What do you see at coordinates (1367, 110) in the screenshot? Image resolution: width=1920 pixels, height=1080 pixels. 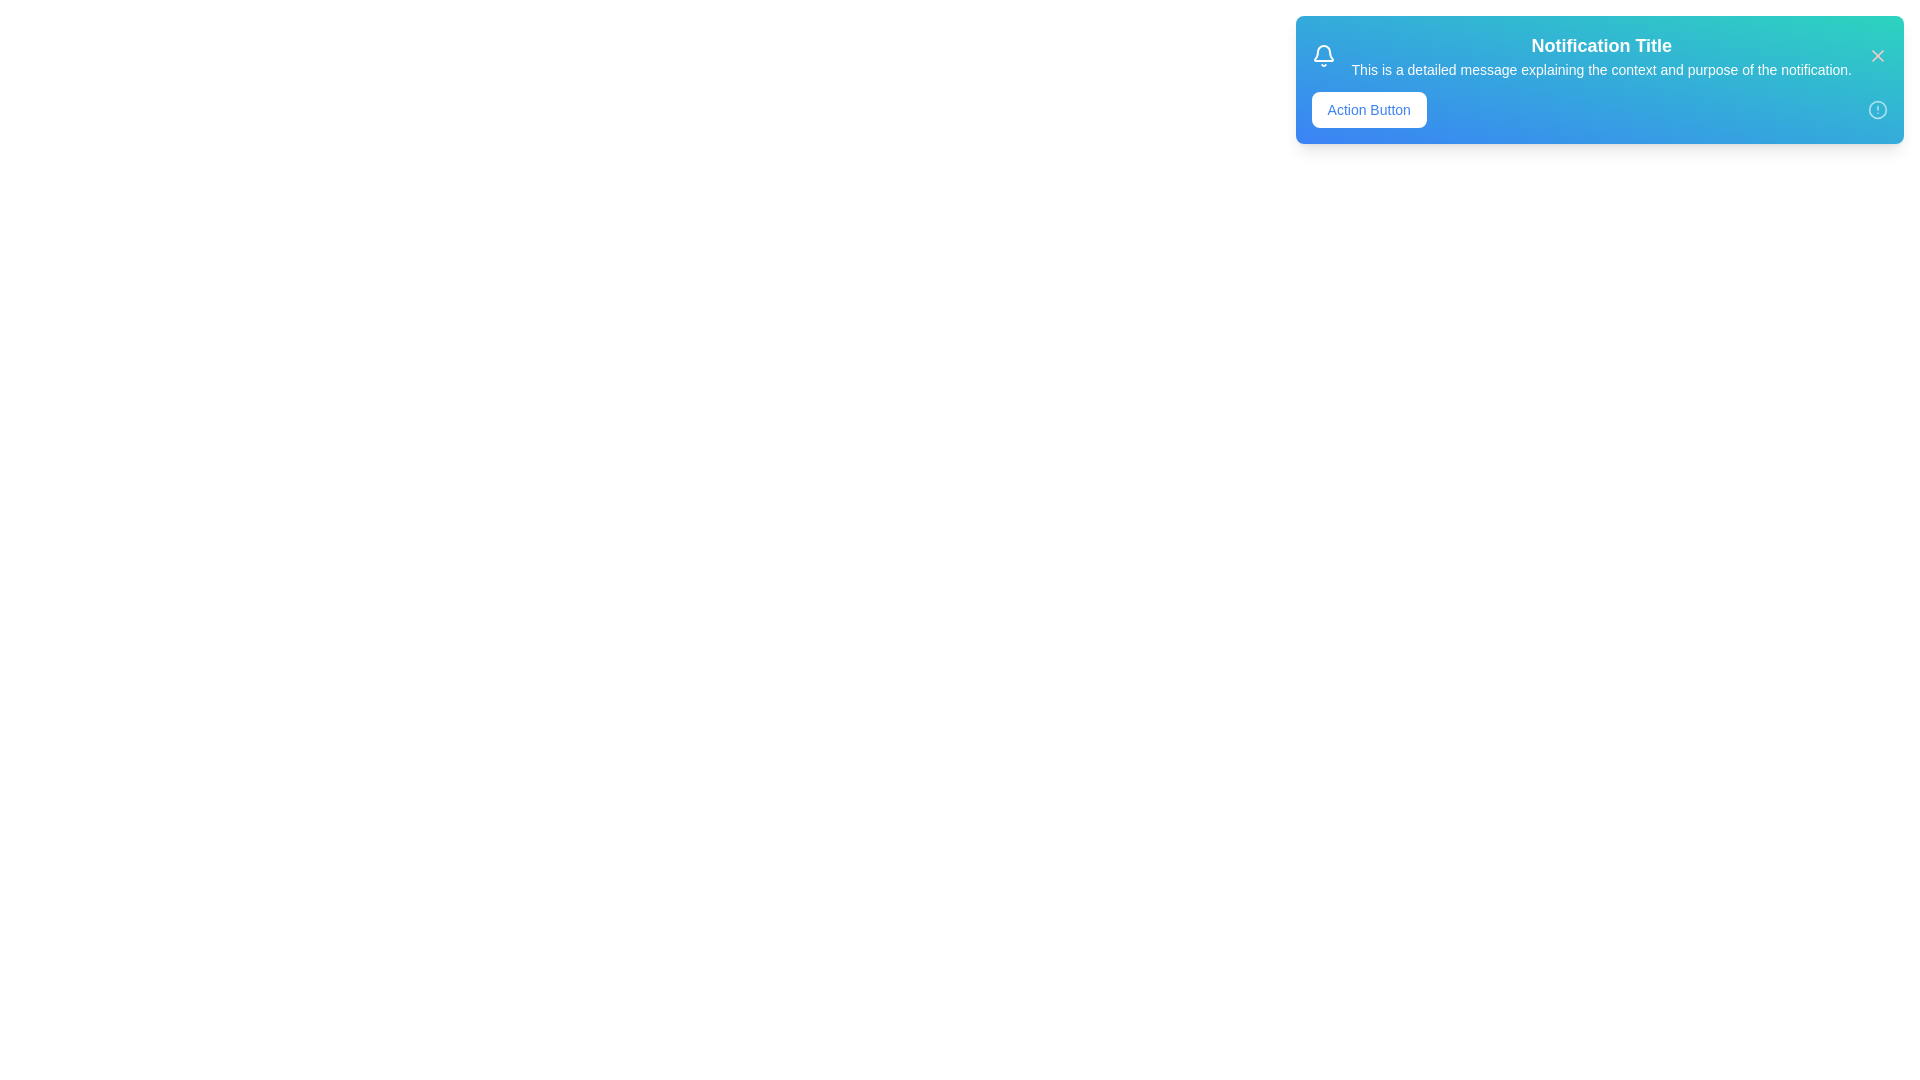 I see `the 'Action Button' to trigger the main action` at bounding box center [1367, 110].